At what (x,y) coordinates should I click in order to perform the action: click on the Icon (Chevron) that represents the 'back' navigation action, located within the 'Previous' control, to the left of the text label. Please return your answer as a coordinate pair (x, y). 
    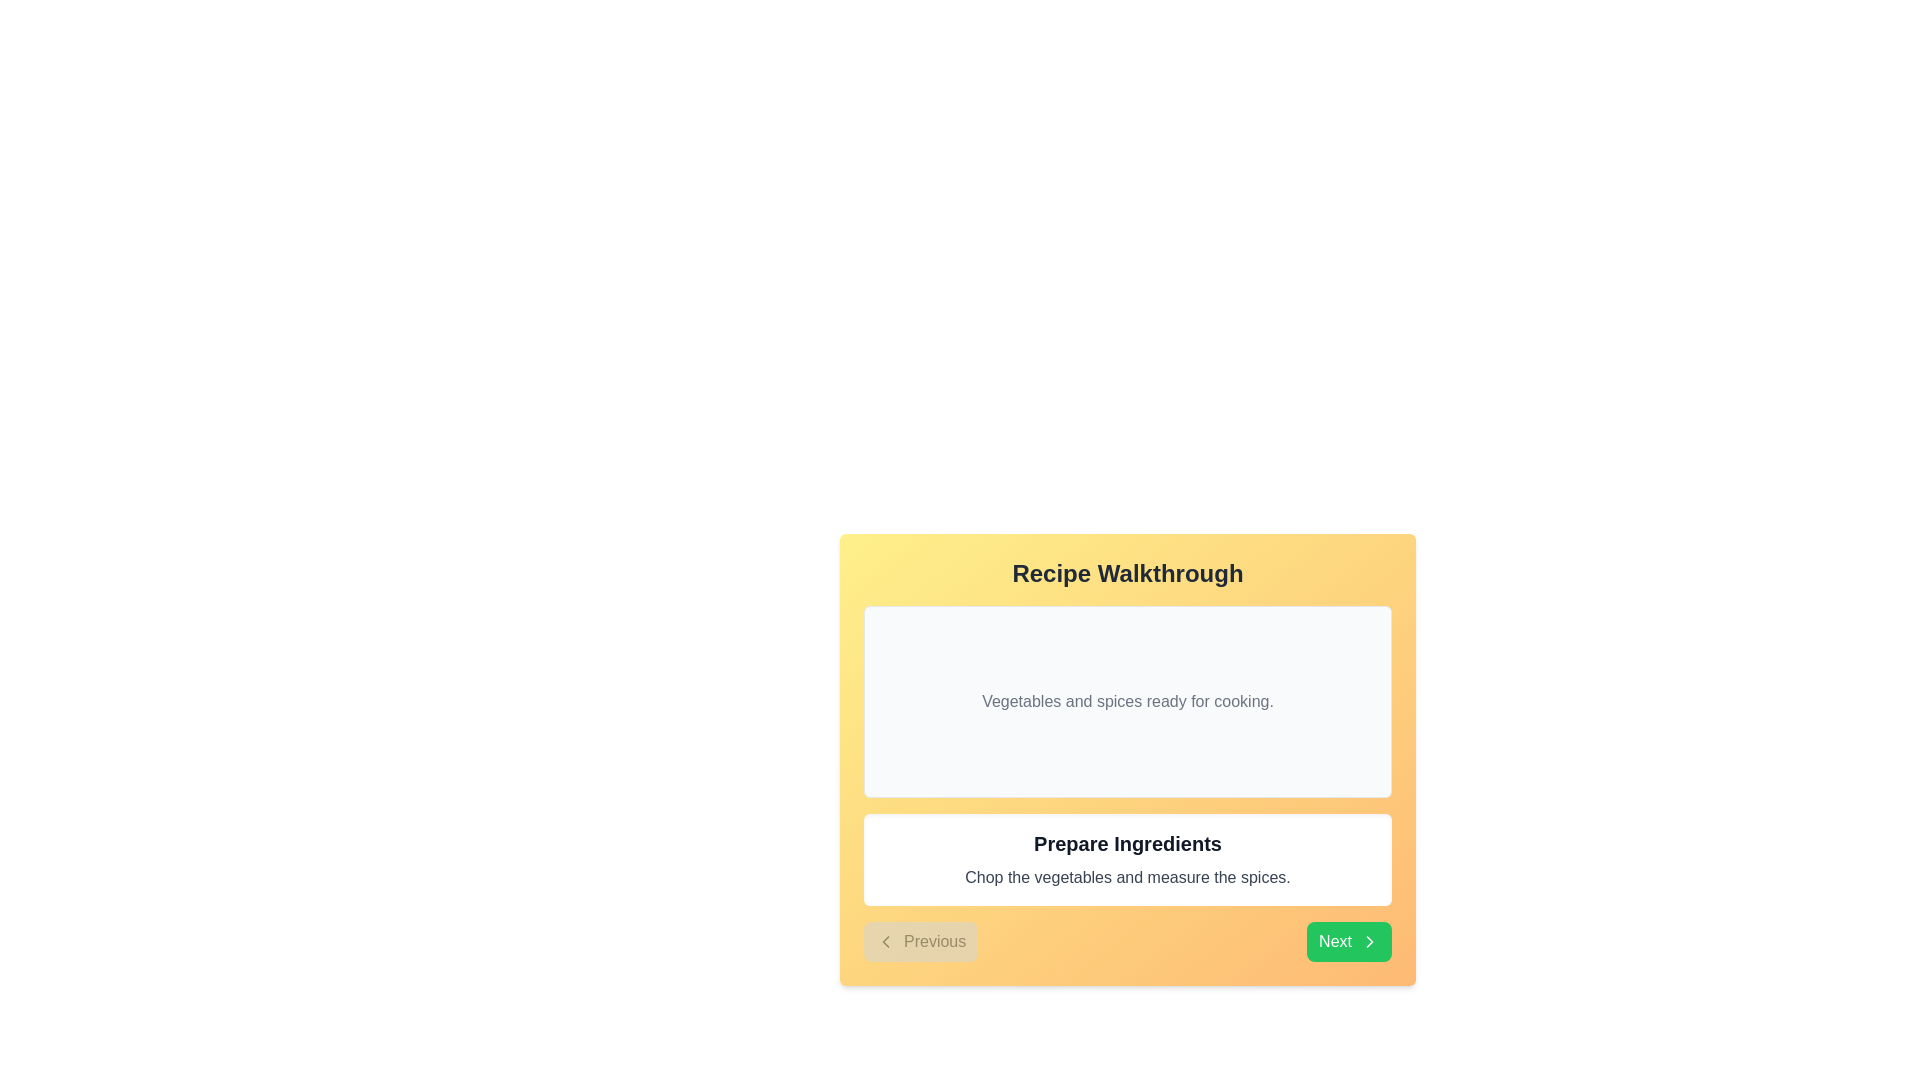
    Looking at the image, I should click on (885, 941).